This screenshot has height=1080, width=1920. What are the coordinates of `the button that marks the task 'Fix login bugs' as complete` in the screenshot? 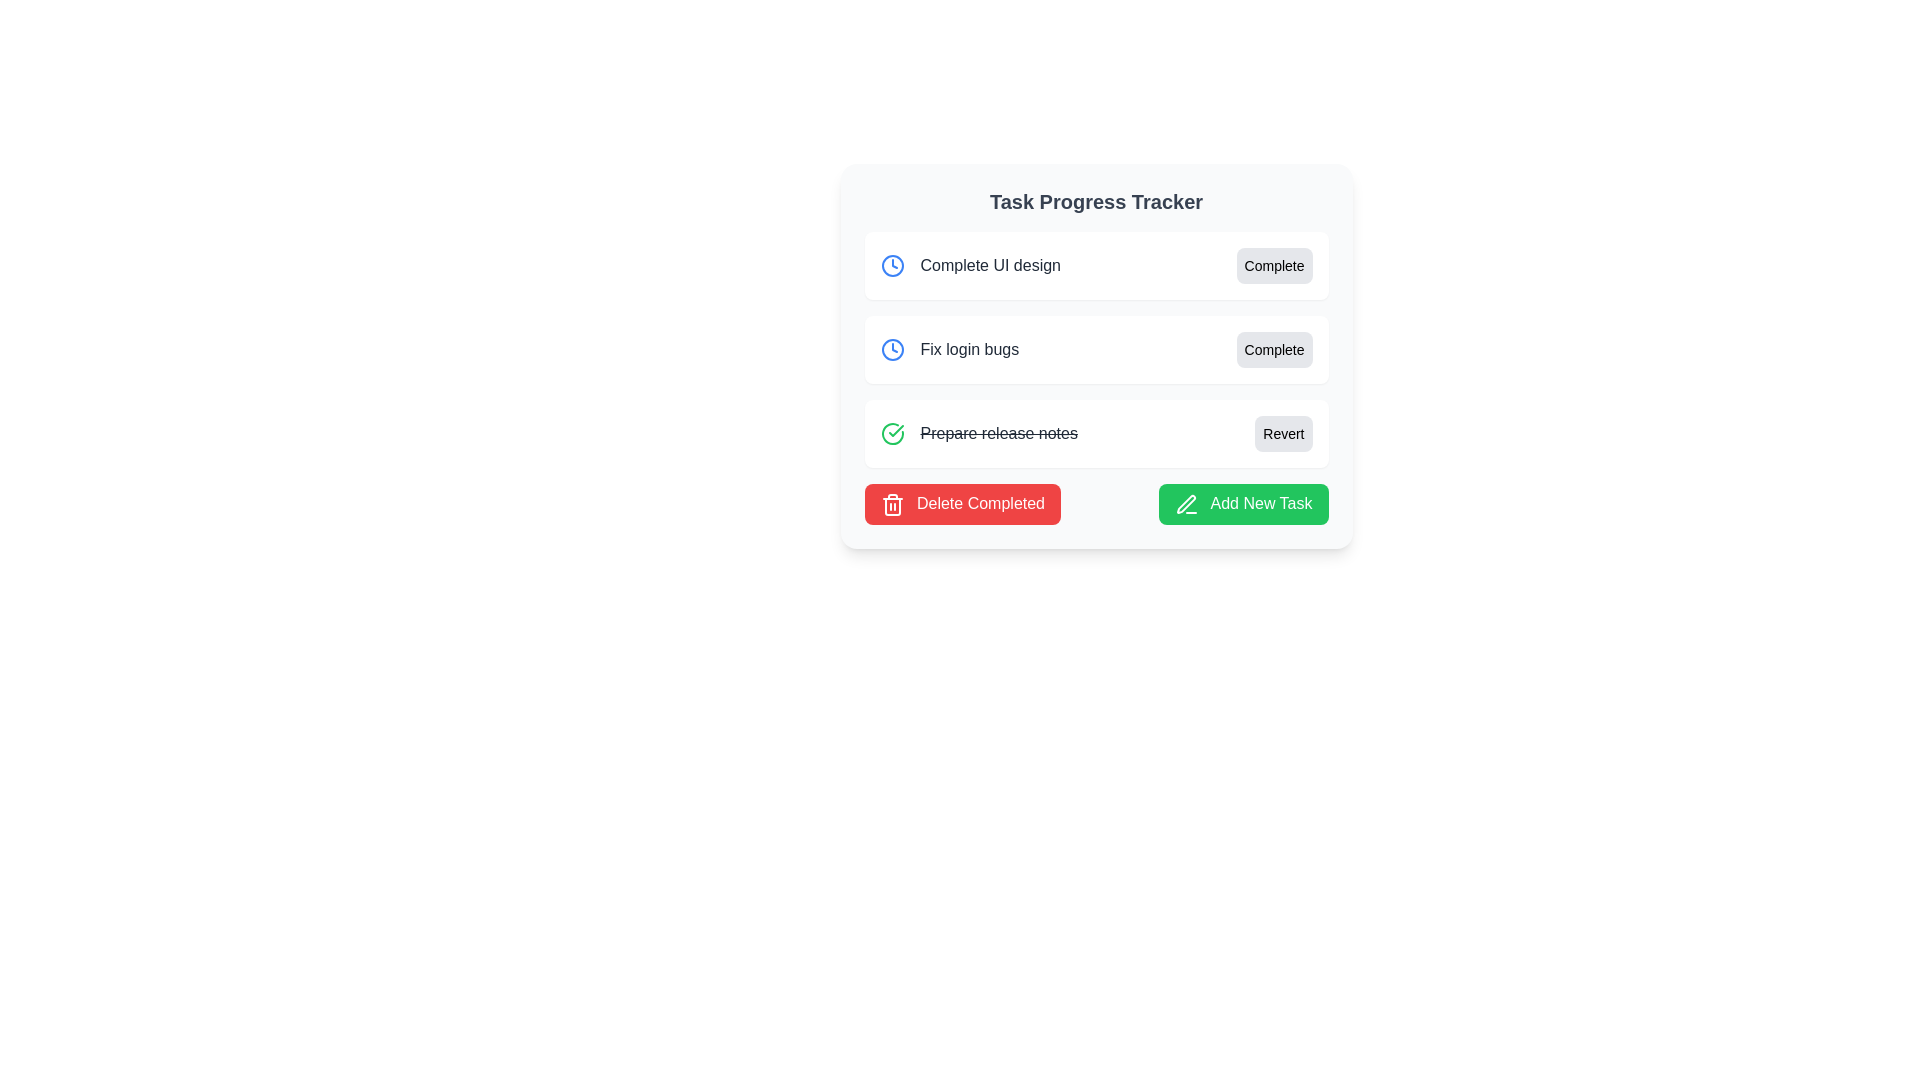 It's located at (1273, 349).